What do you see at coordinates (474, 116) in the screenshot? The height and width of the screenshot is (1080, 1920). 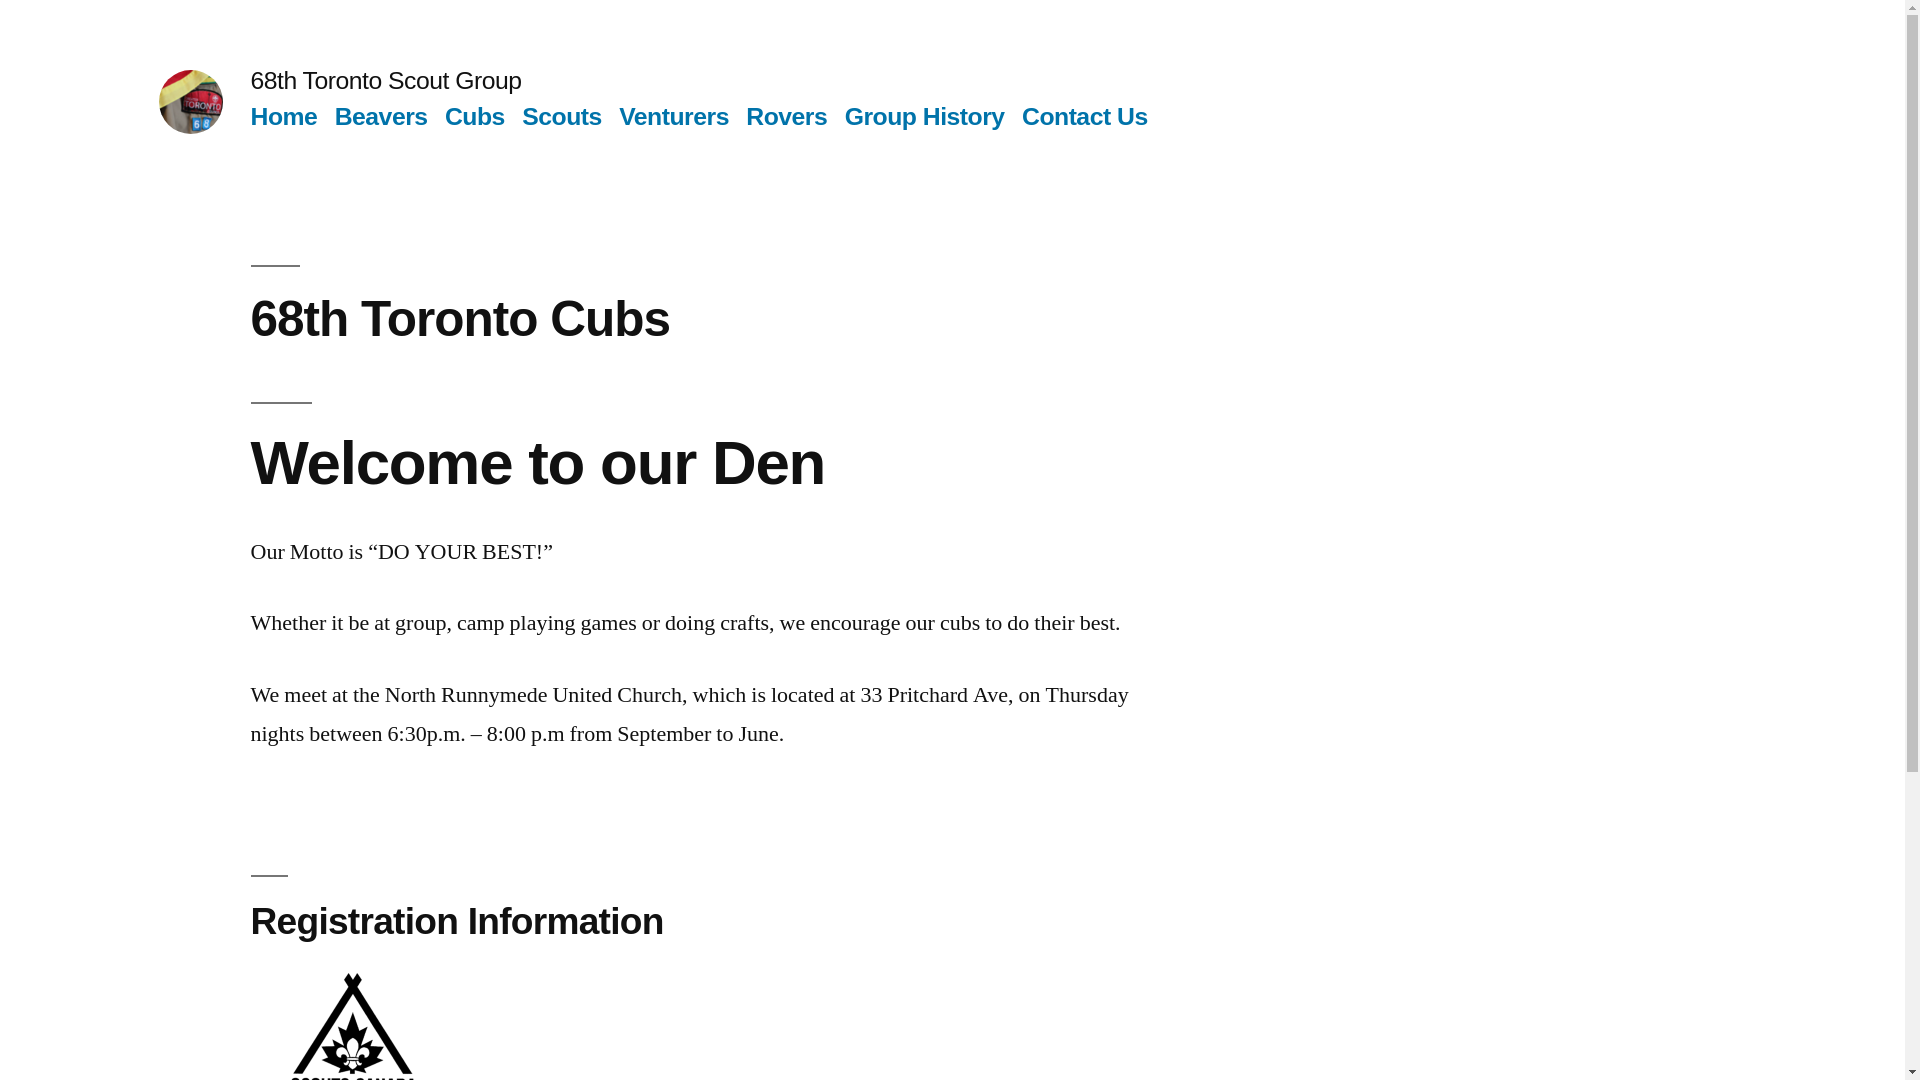 I see `'Cubs'` at bounding box center [474, 116].